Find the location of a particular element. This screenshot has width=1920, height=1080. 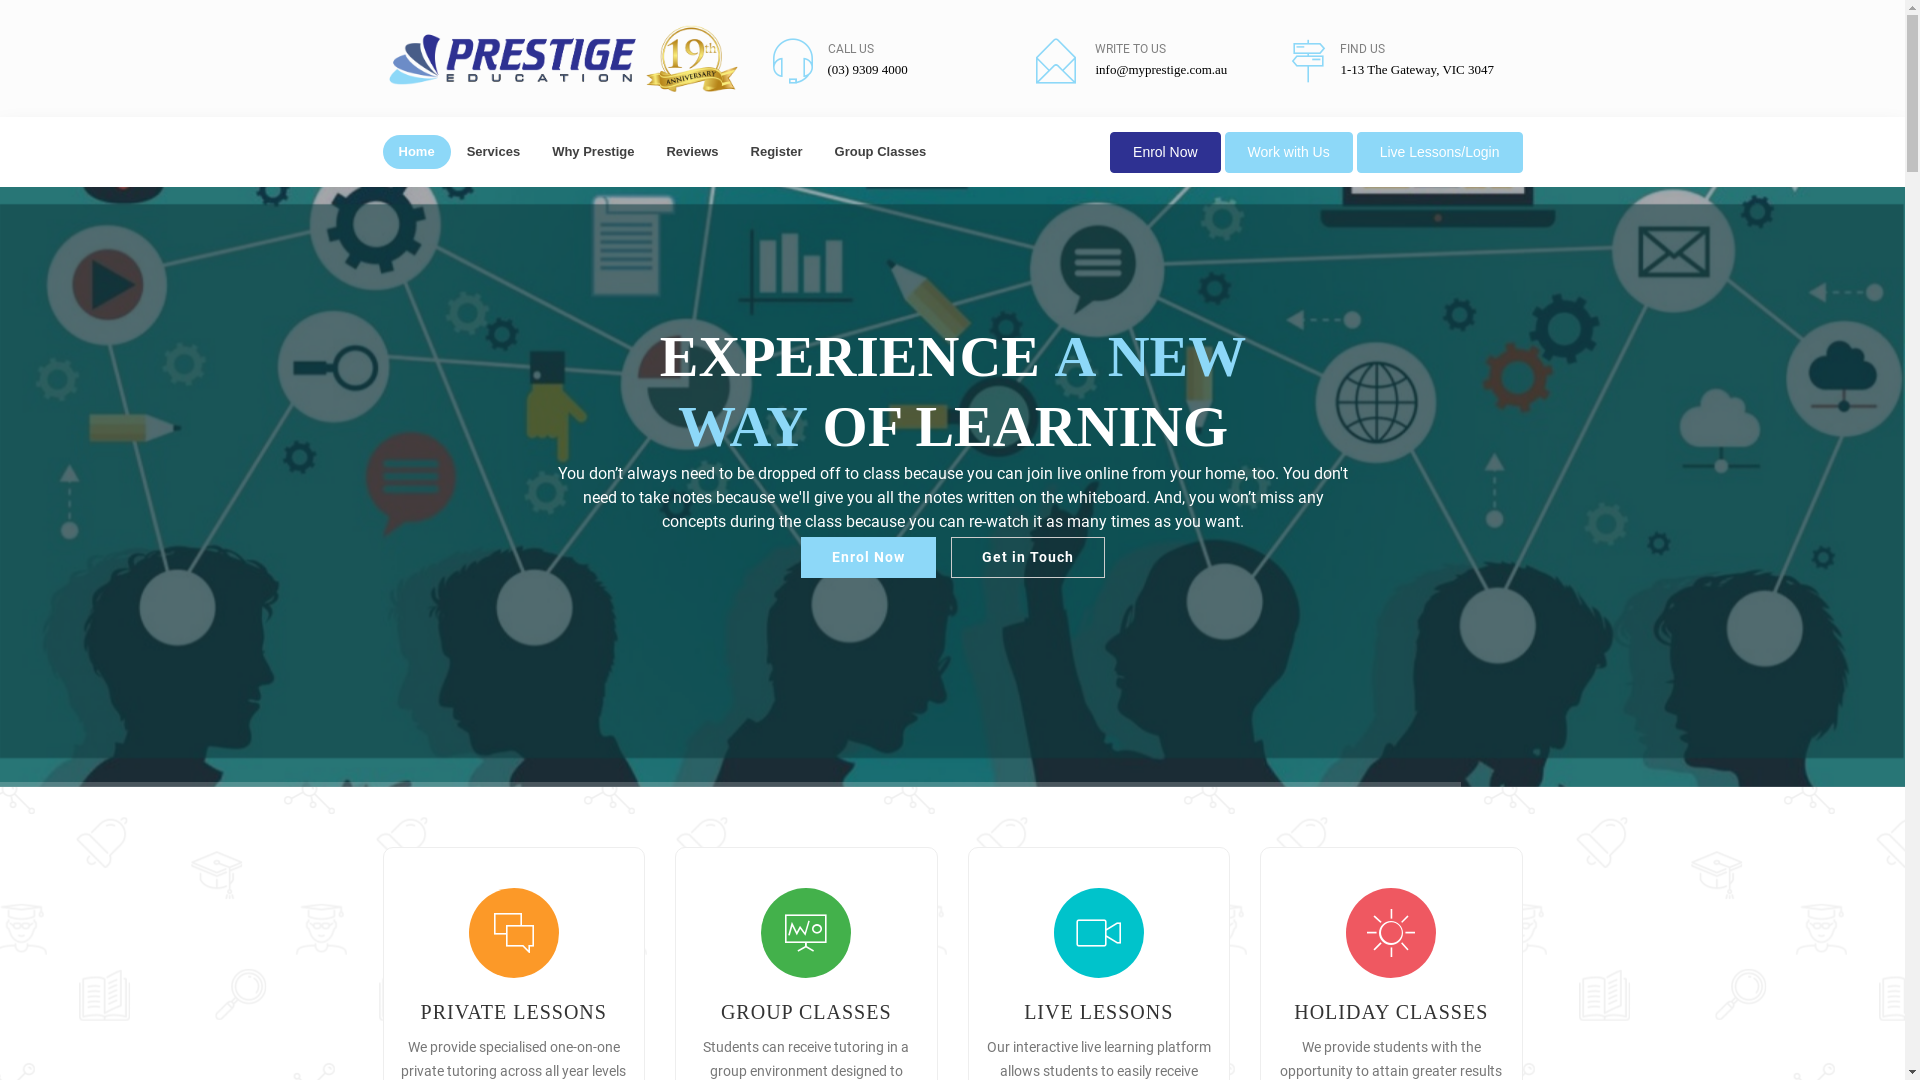

'Work with Us' is located at coordinates (1289, 151).